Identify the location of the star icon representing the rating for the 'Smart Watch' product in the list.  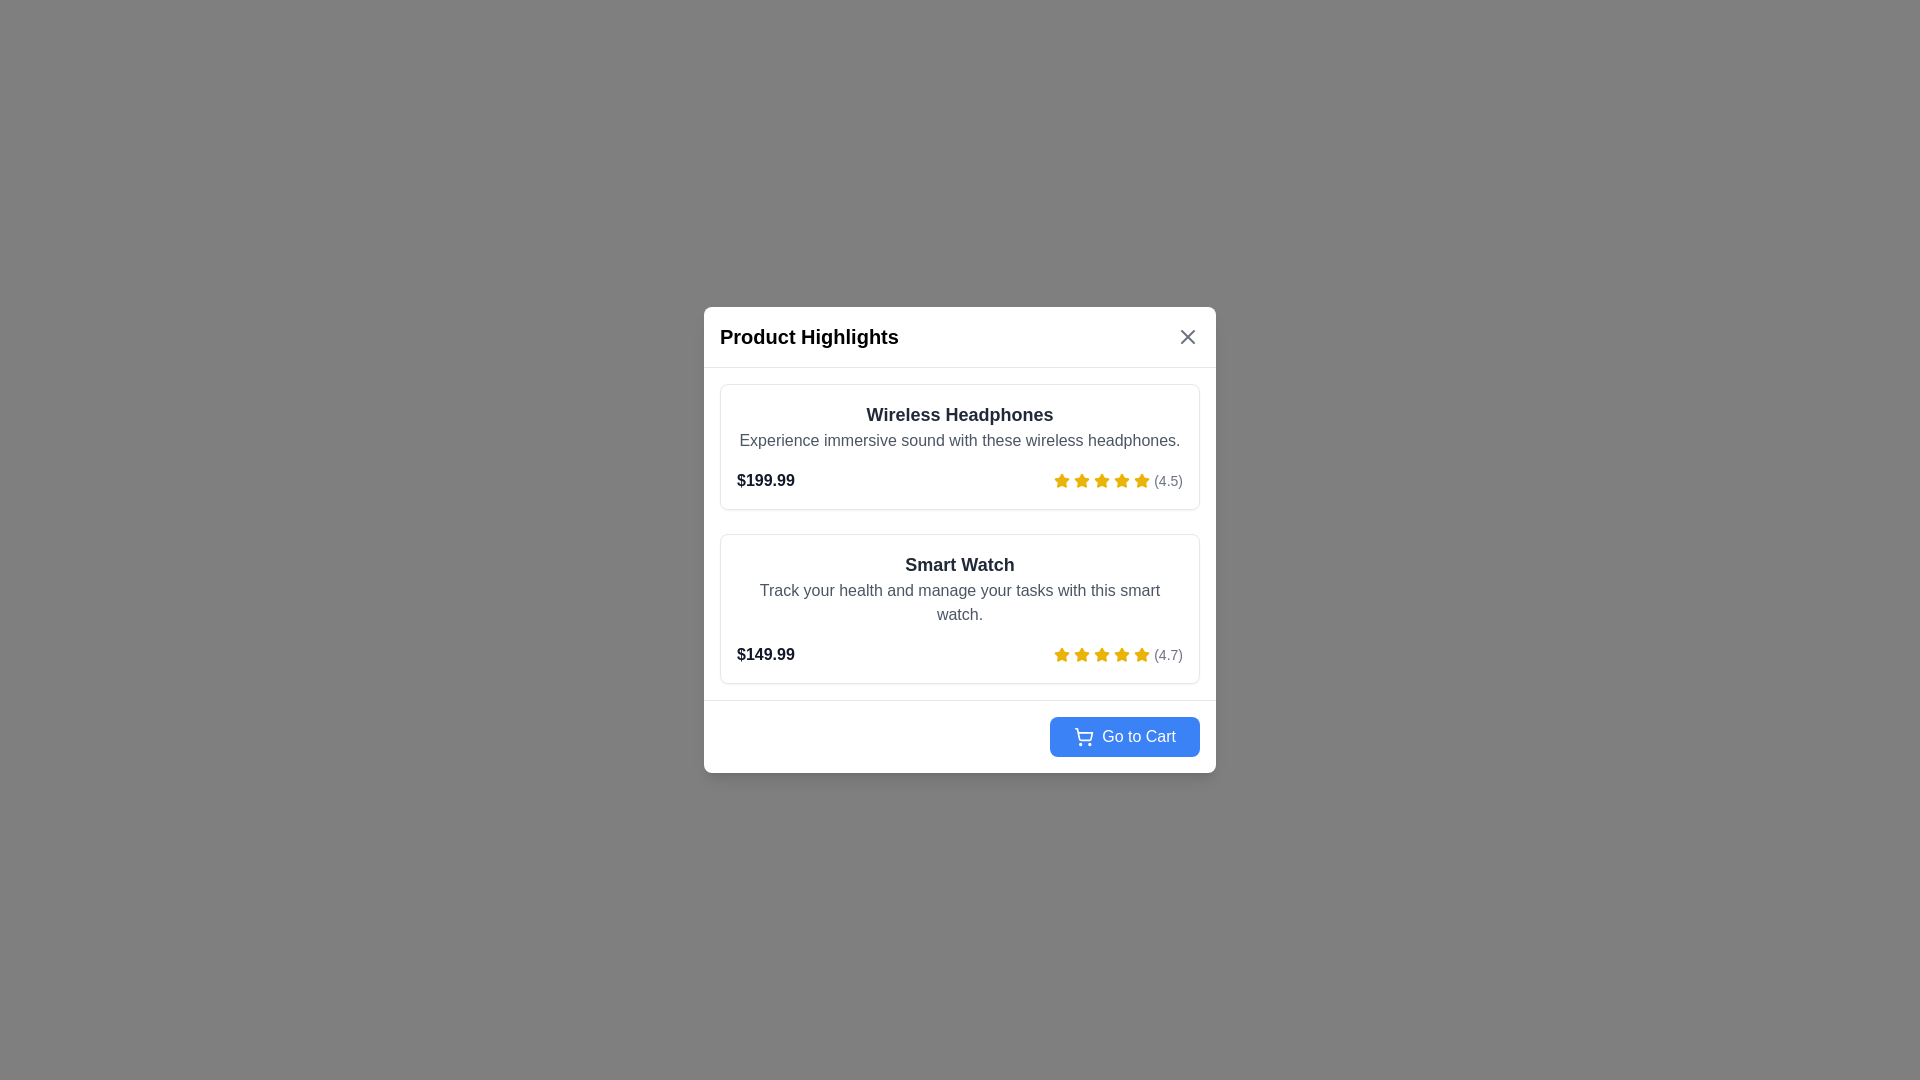
(1081, 654).